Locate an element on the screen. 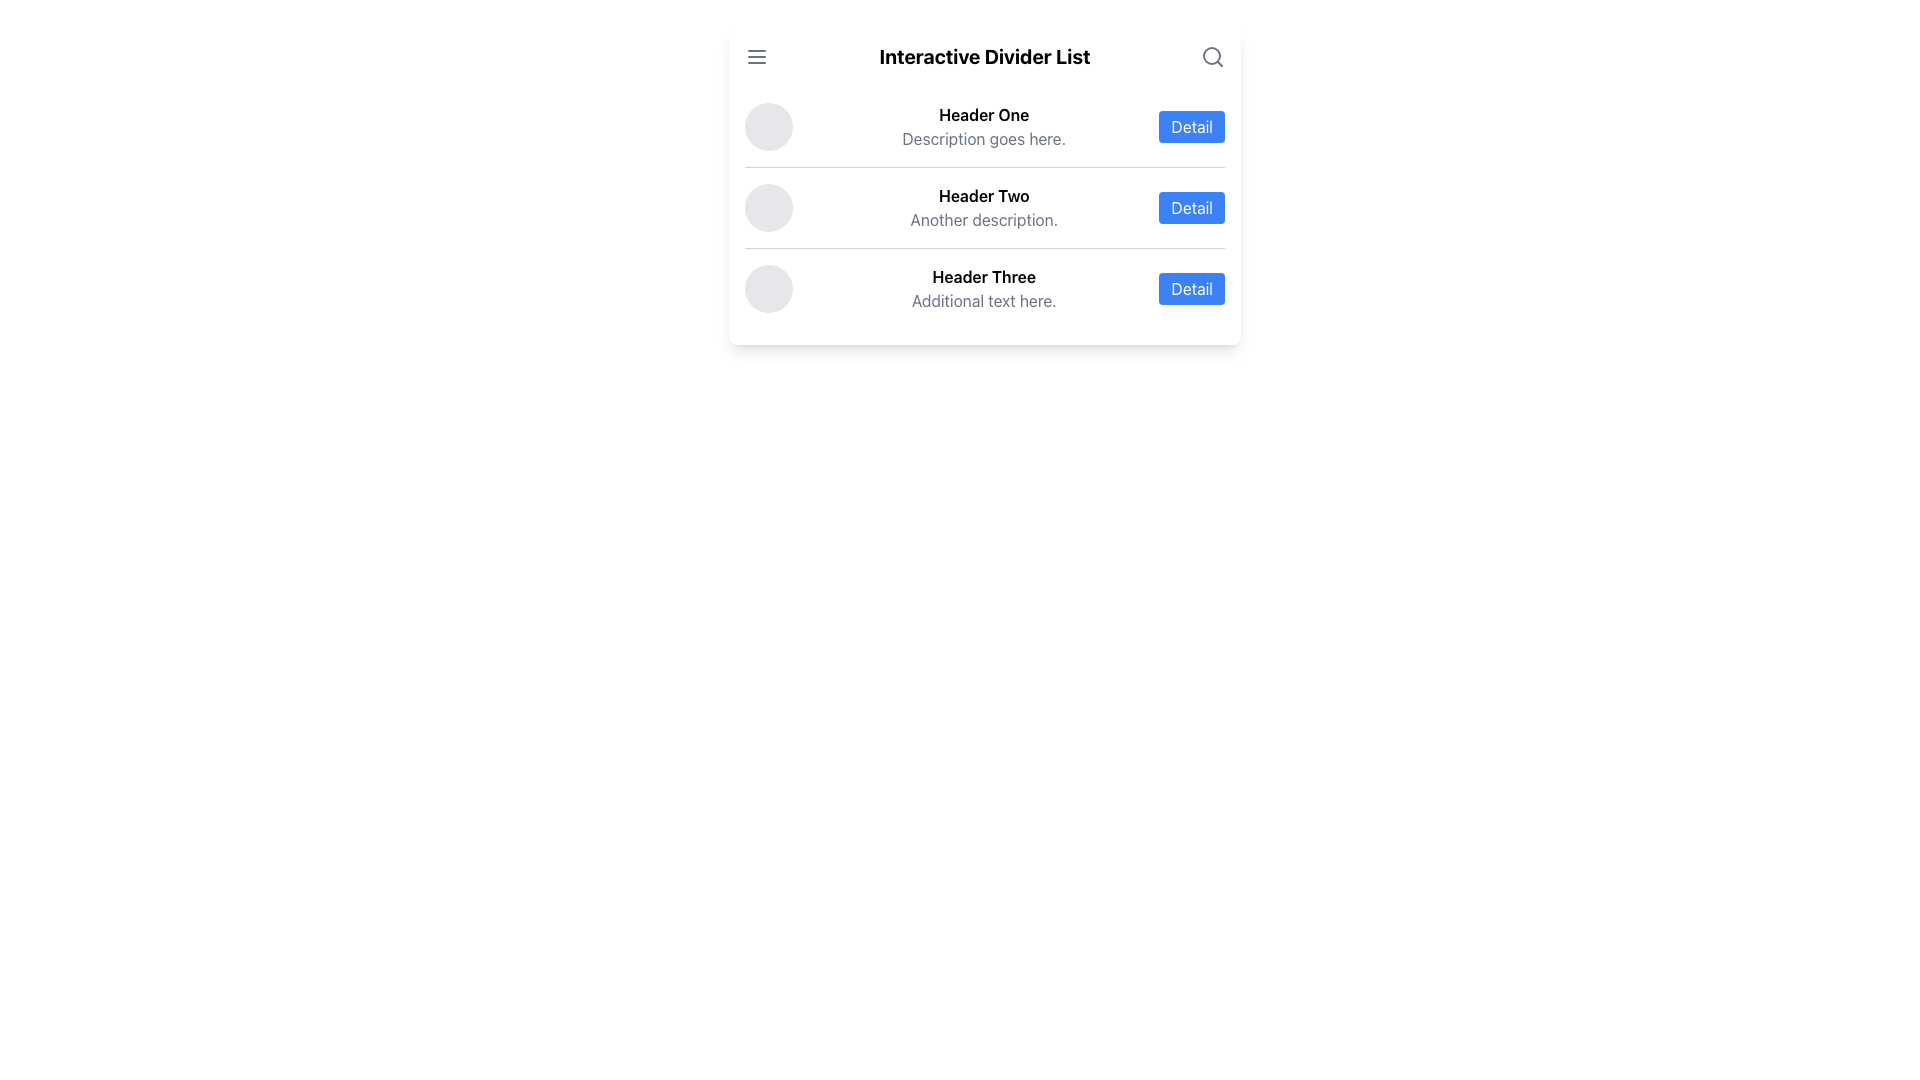 This screenshot has width=1920, height=1080. the third item in the list, which contains a 'Detail' button for further interaction is located at coordinates (984, 288).